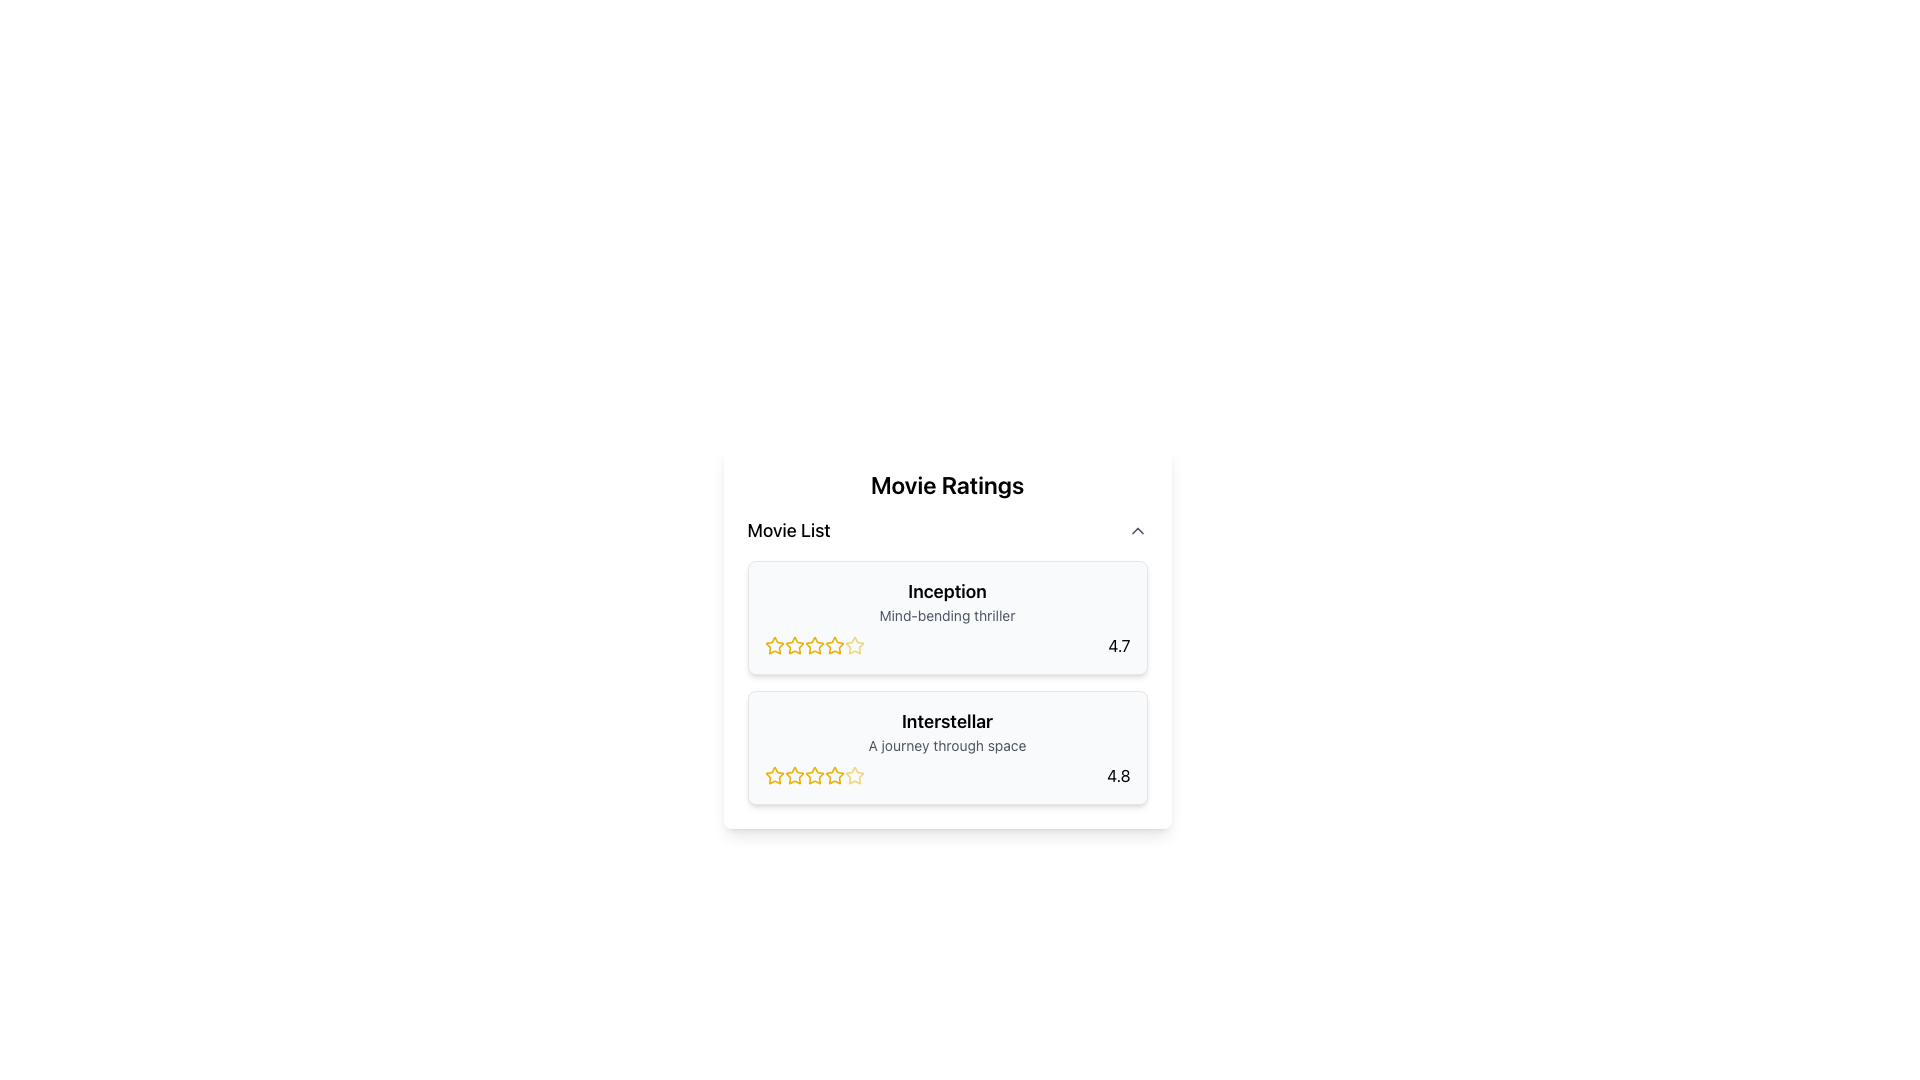 The image size is (1920, 1080). I want to click on the fourth star in the 5-star rating system for the movie 'Inception', so click(854, 645).